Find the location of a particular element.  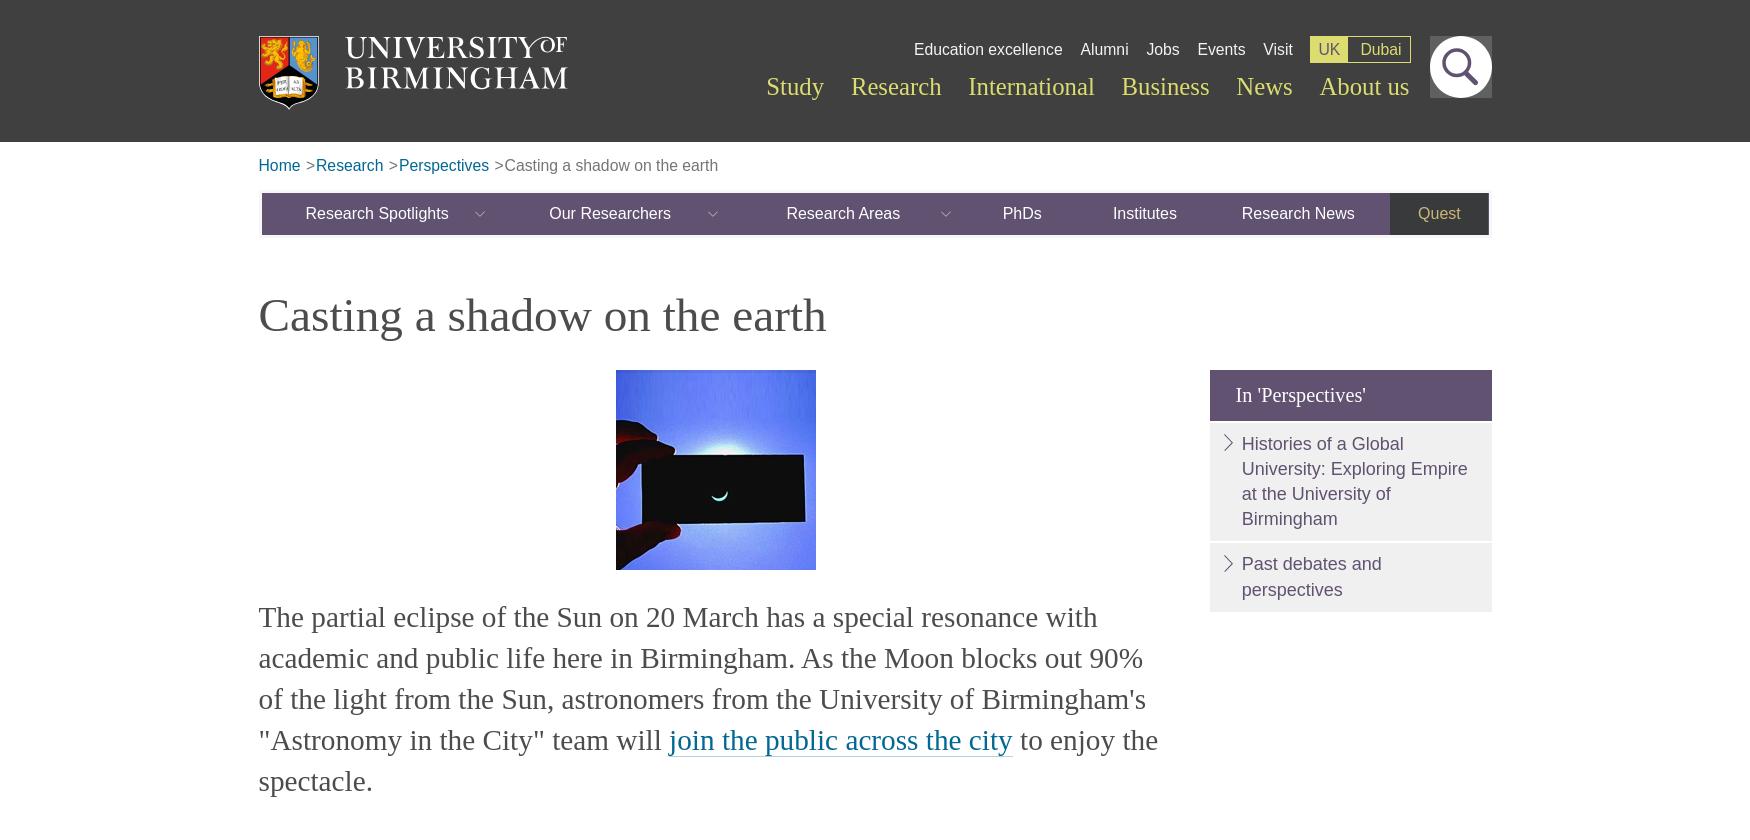

'Perspectives' is located at coordinates (396, 164).